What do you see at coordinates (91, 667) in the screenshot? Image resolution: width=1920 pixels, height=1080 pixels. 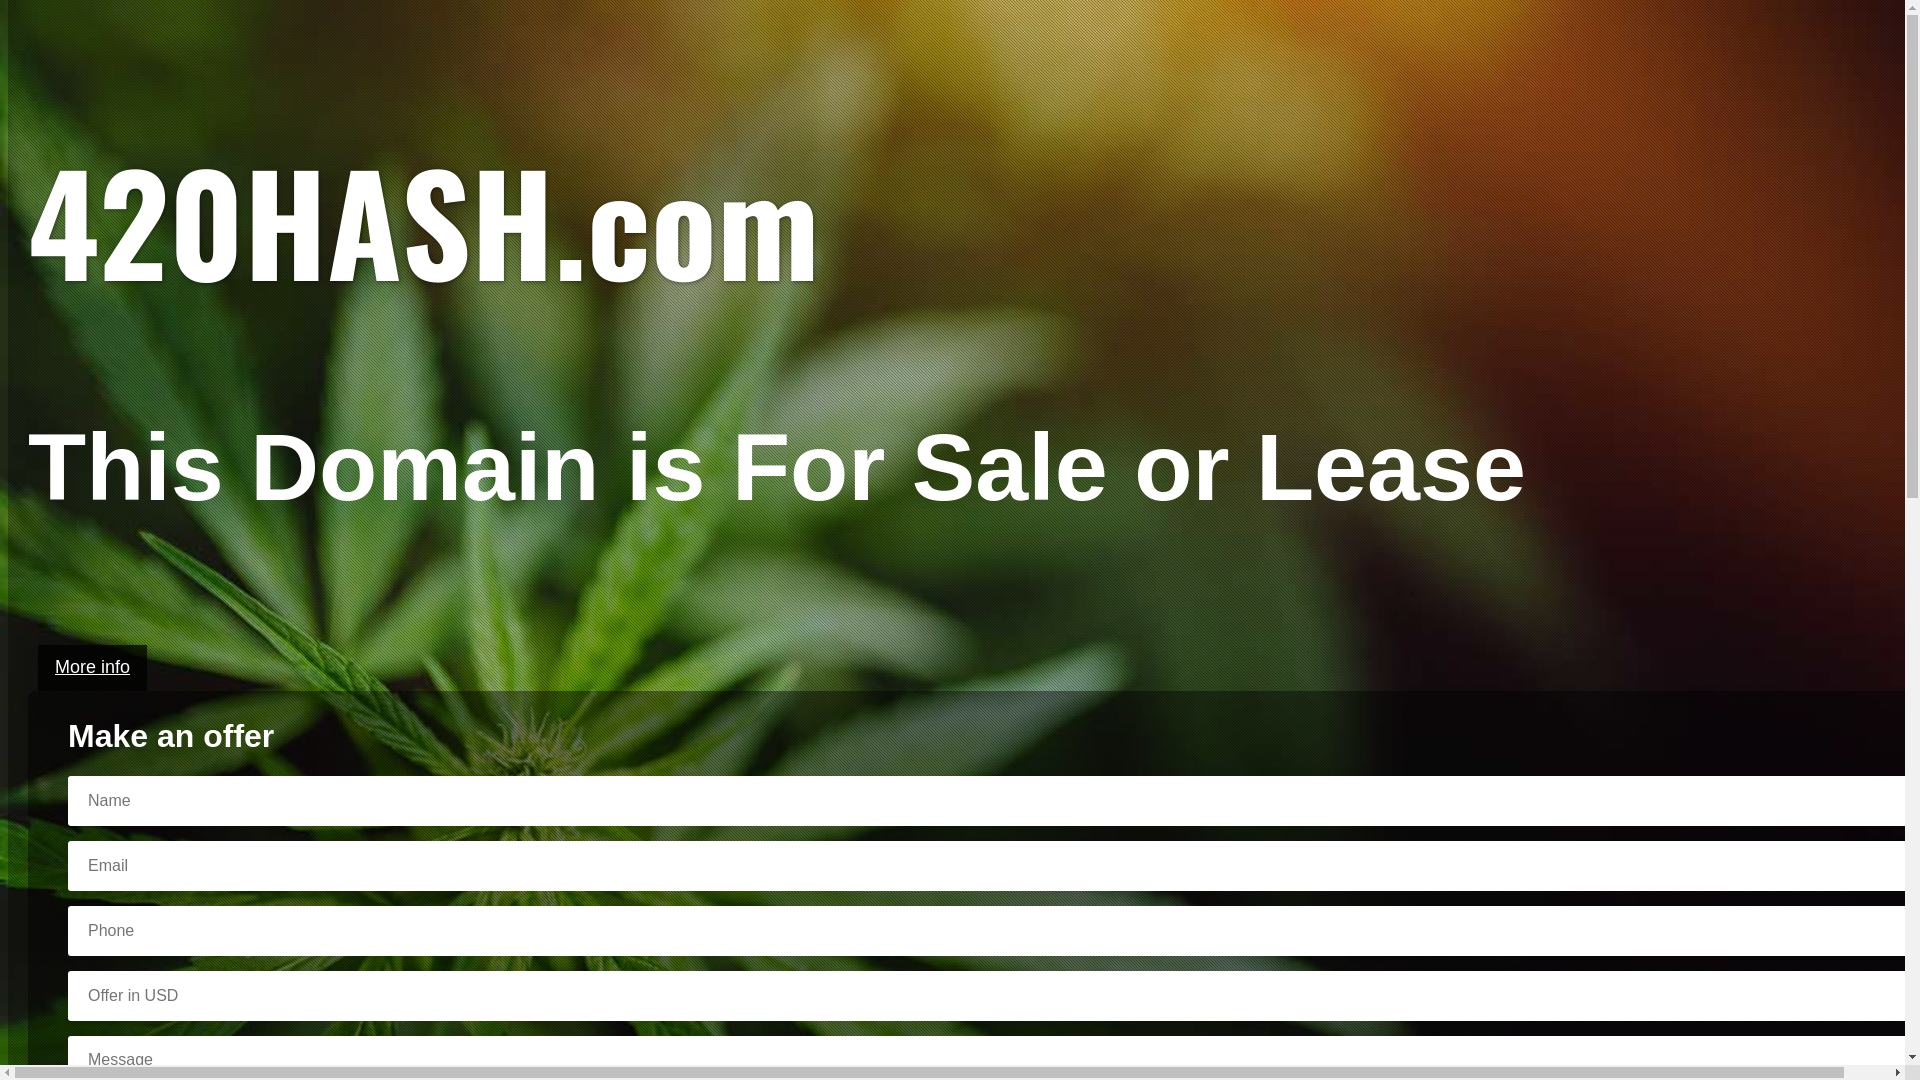 I see `'More info'` at bounding box center [91, 667].